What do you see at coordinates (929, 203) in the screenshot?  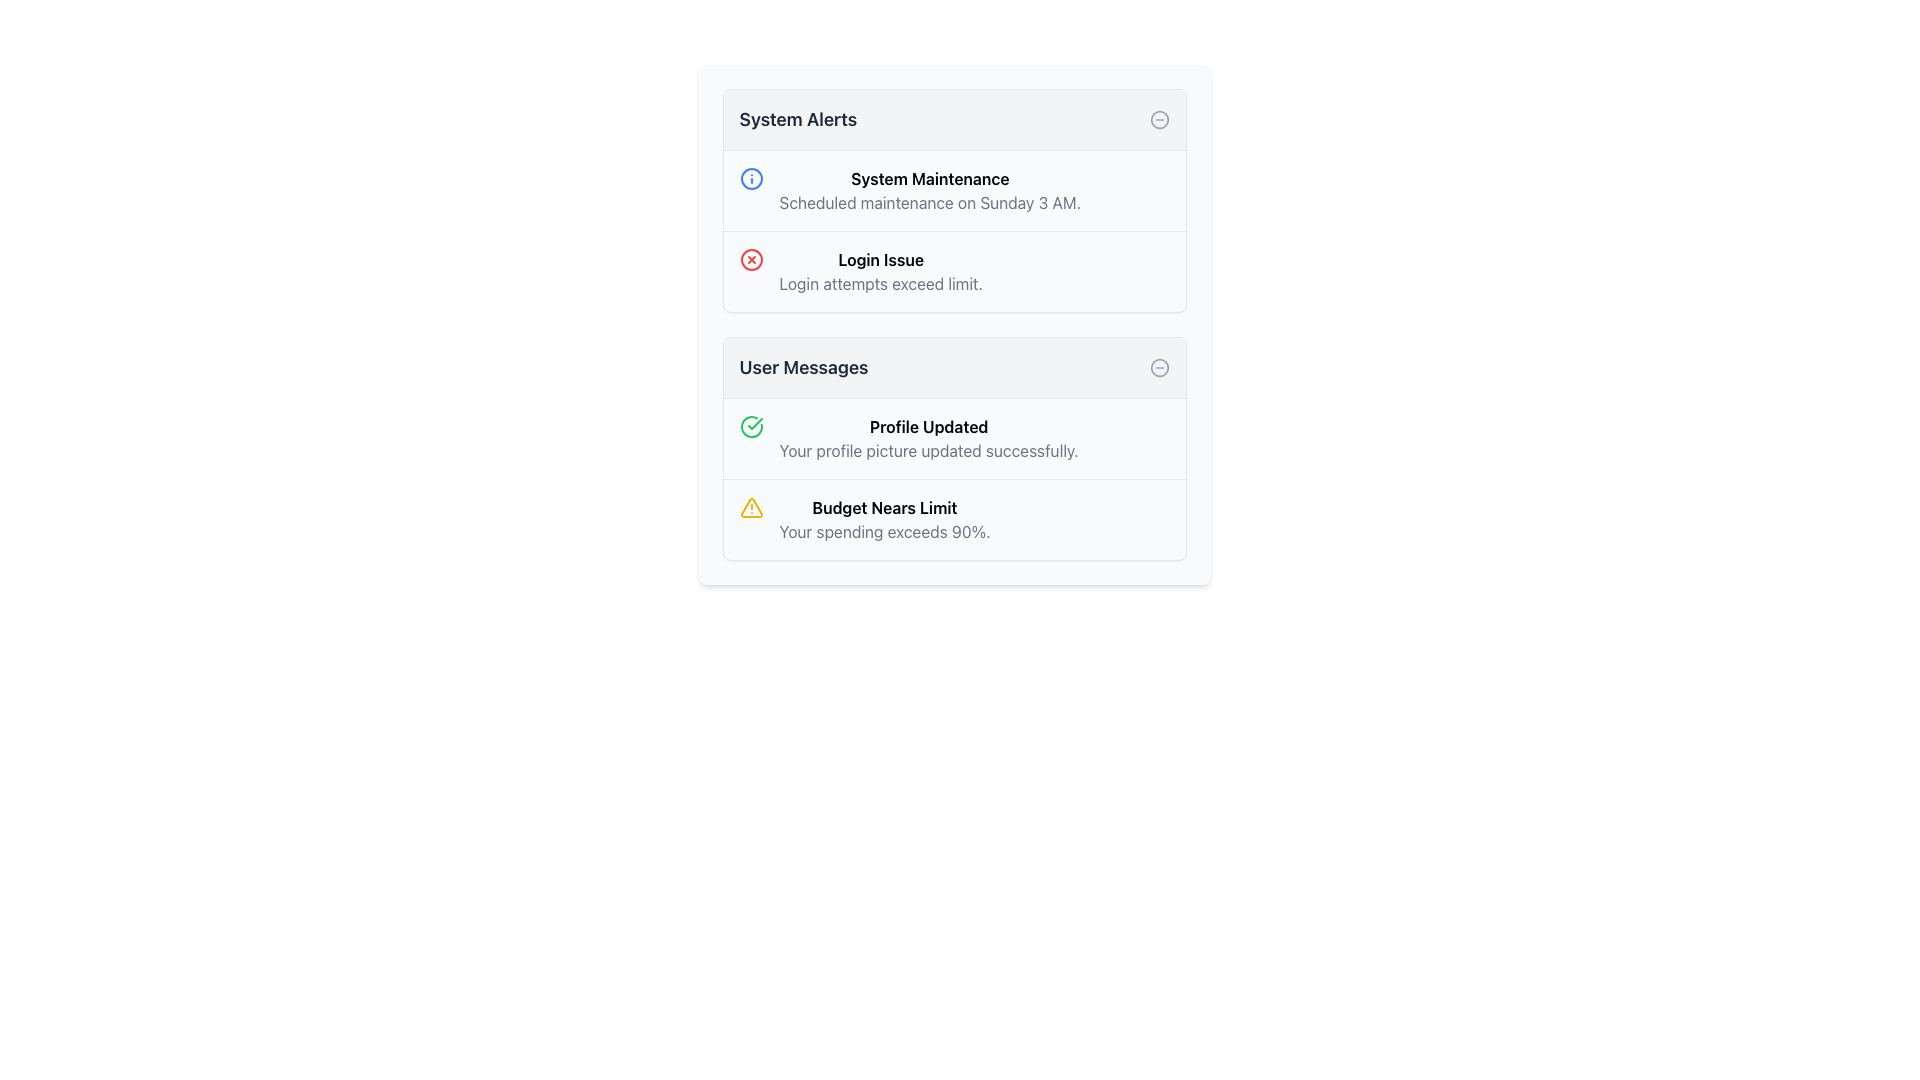 I see `the static text element displaying 'Scheduled maintenance on Sunday 3 AM.' located below the 'System Maintenance' heading in the 'System Alerts' section` at bounding box center [929, 203].